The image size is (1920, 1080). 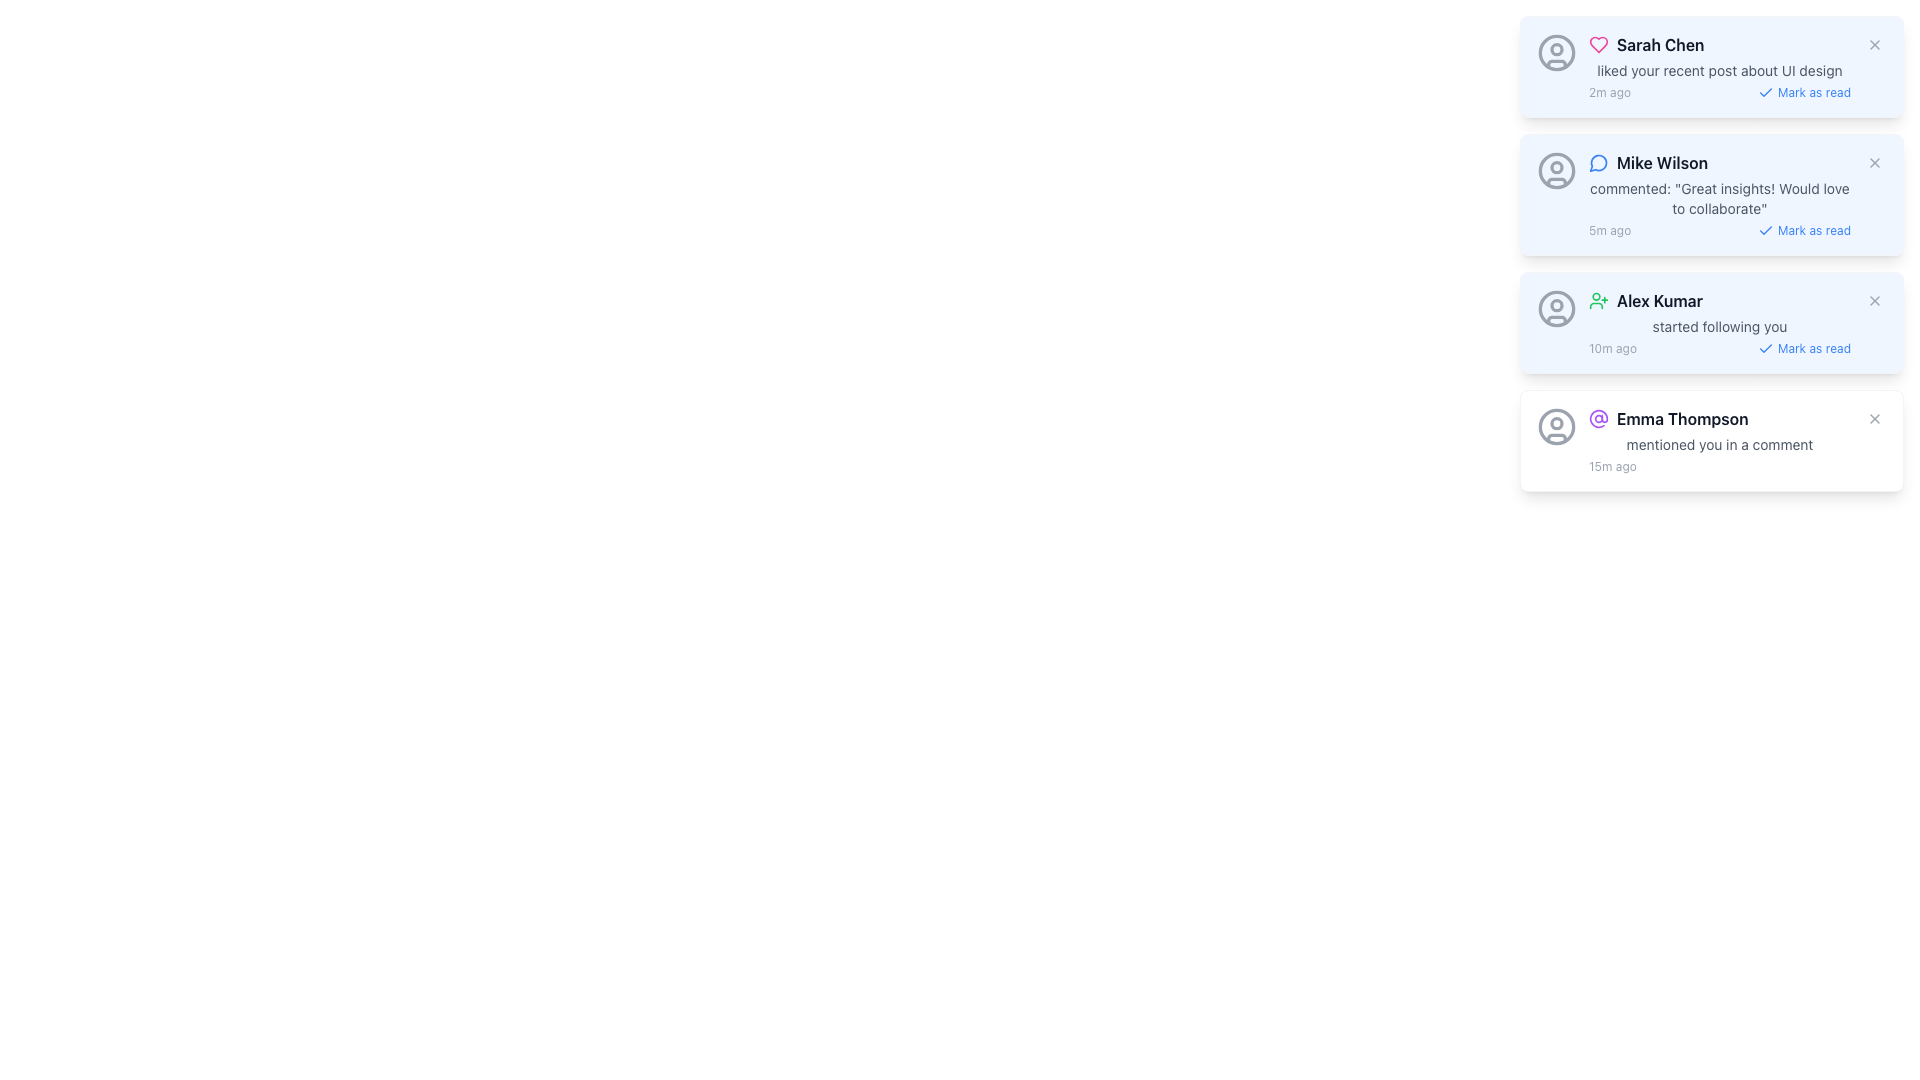 What do you see at coordinates (1718, 69) in the screenshot?
I see `the text label displaying additional details about the user's interaction with the post for 'Sarah Chen', located below the username header and above action links` at bounding box center [1718, 69].